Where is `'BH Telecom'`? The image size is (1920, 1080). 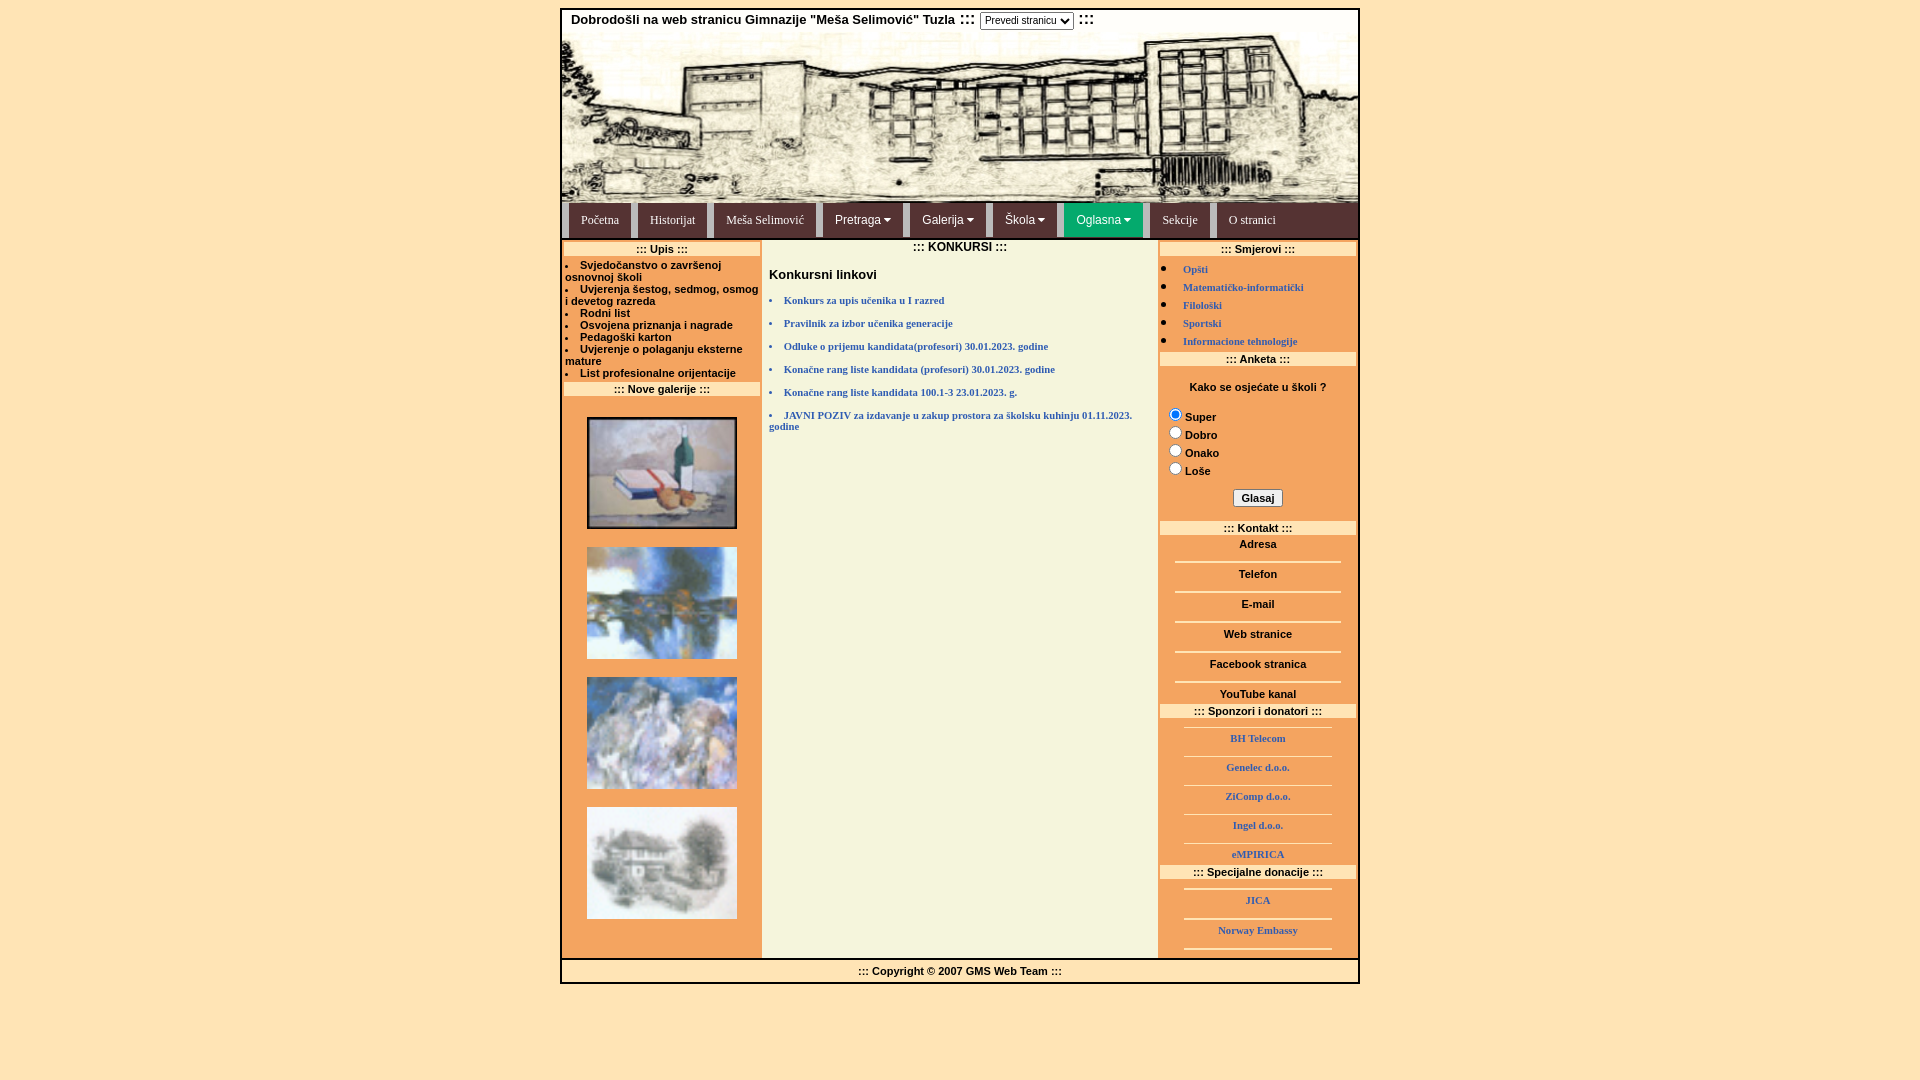 'BH Telecom' is located at coordinates (1256, 738).